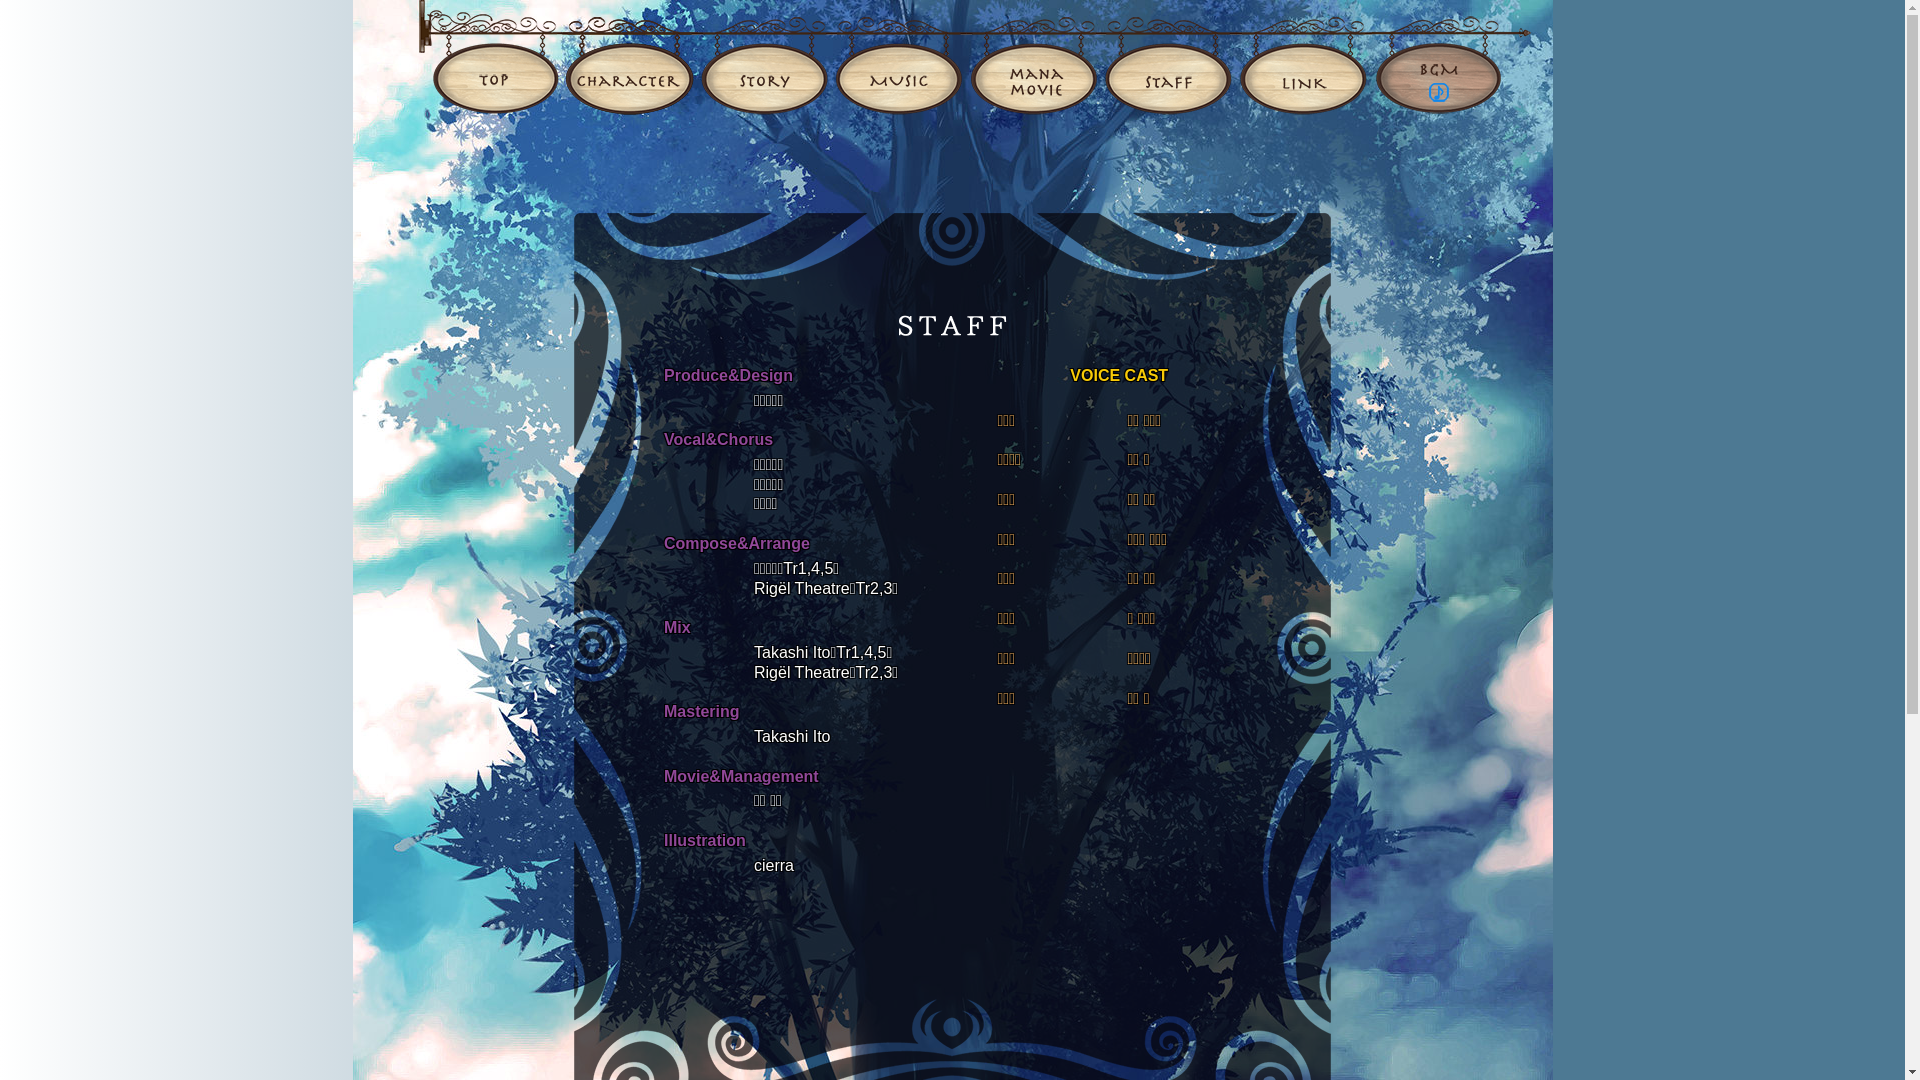  What do you see at coordinates (1303, 56) in the screenshot?
I see `'LINK'` at bounding box center [1303, 56].